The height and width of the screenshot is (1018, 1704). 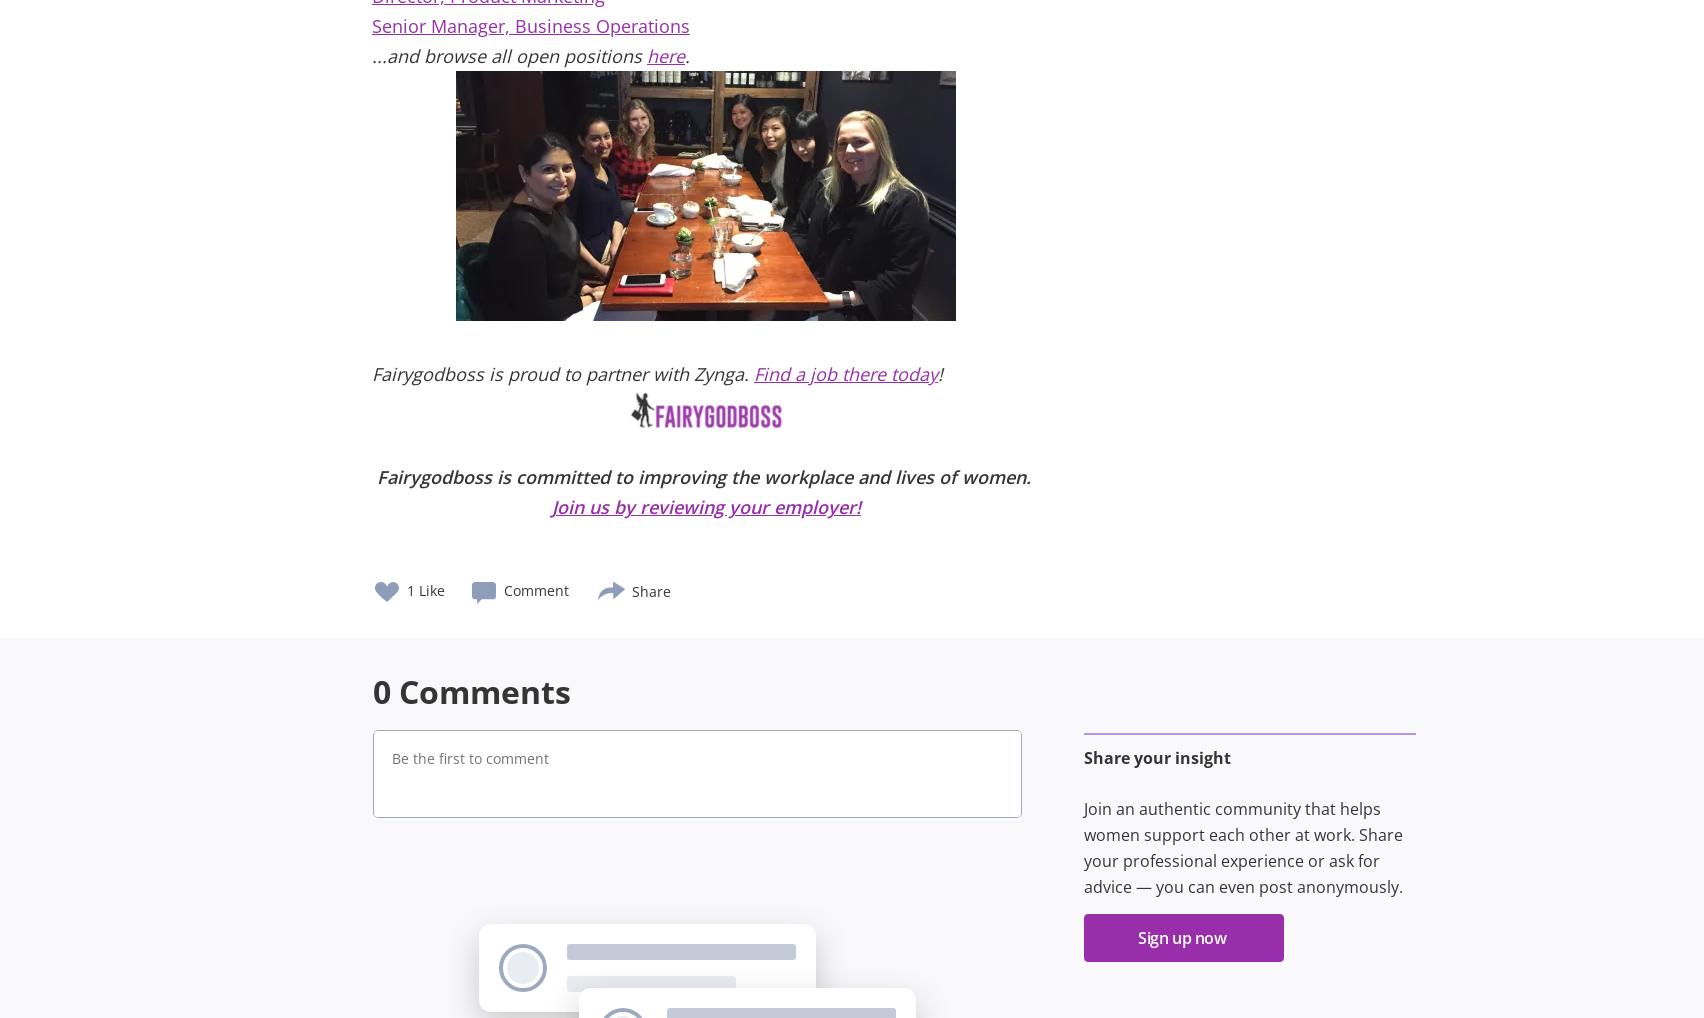 I want to click on '1 like', so click(x=426, y=590).